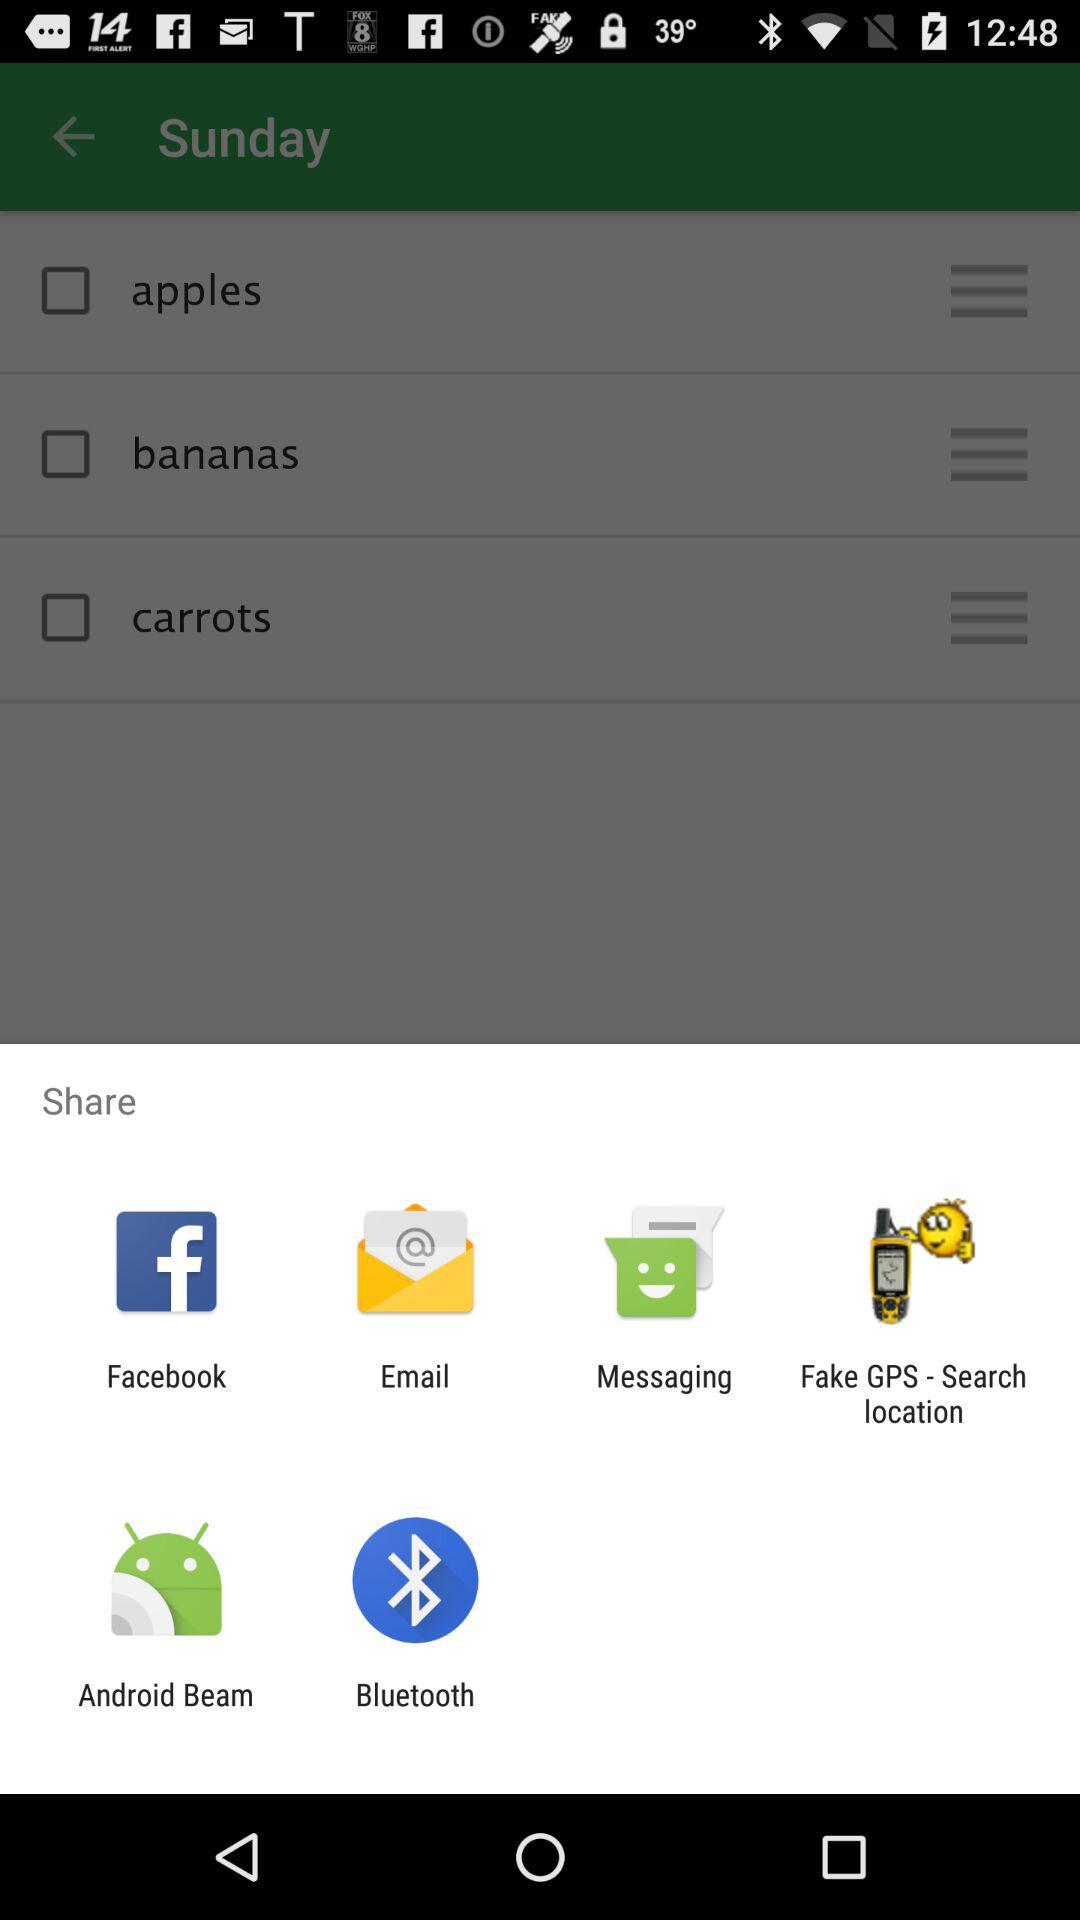  Describe the element at coordinates (664, 1392) in the screenshot. I see `messaging icon` at that location.